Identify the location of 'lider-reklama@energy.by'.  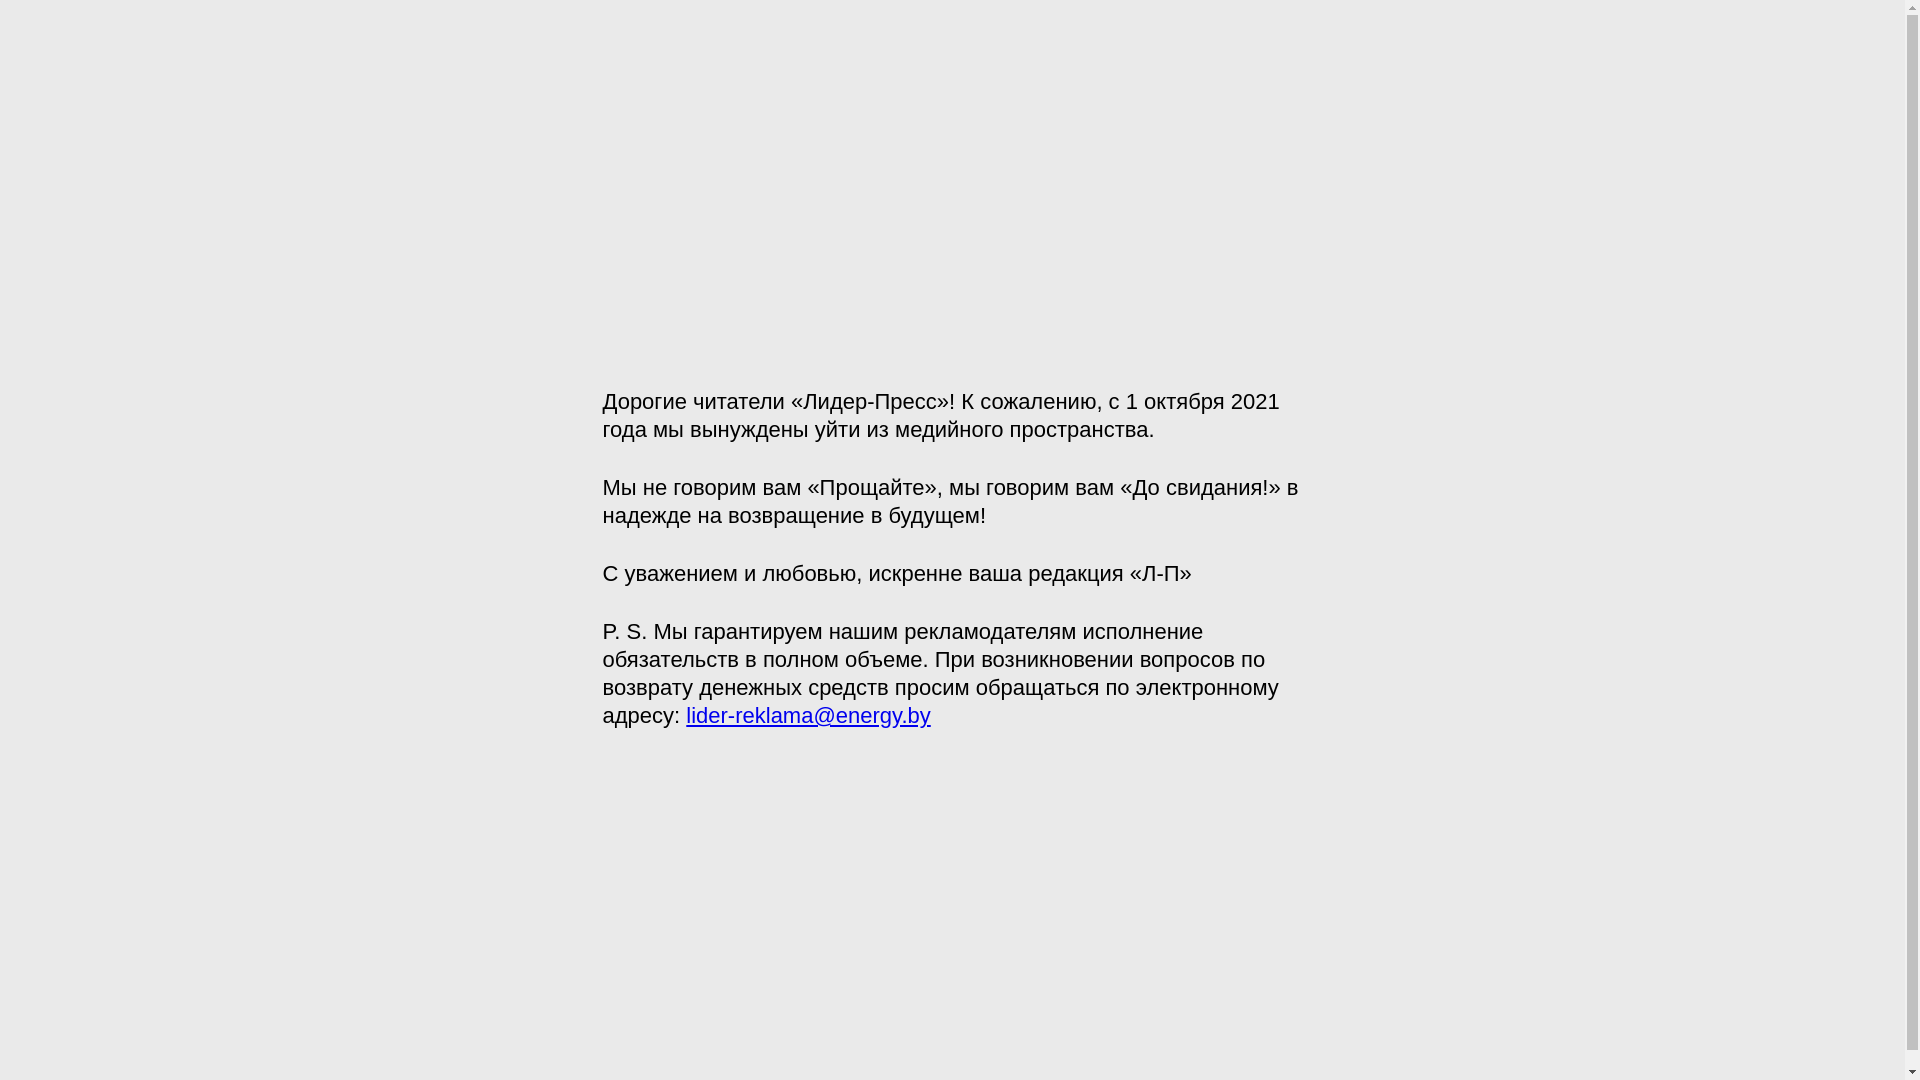
(807, 714).